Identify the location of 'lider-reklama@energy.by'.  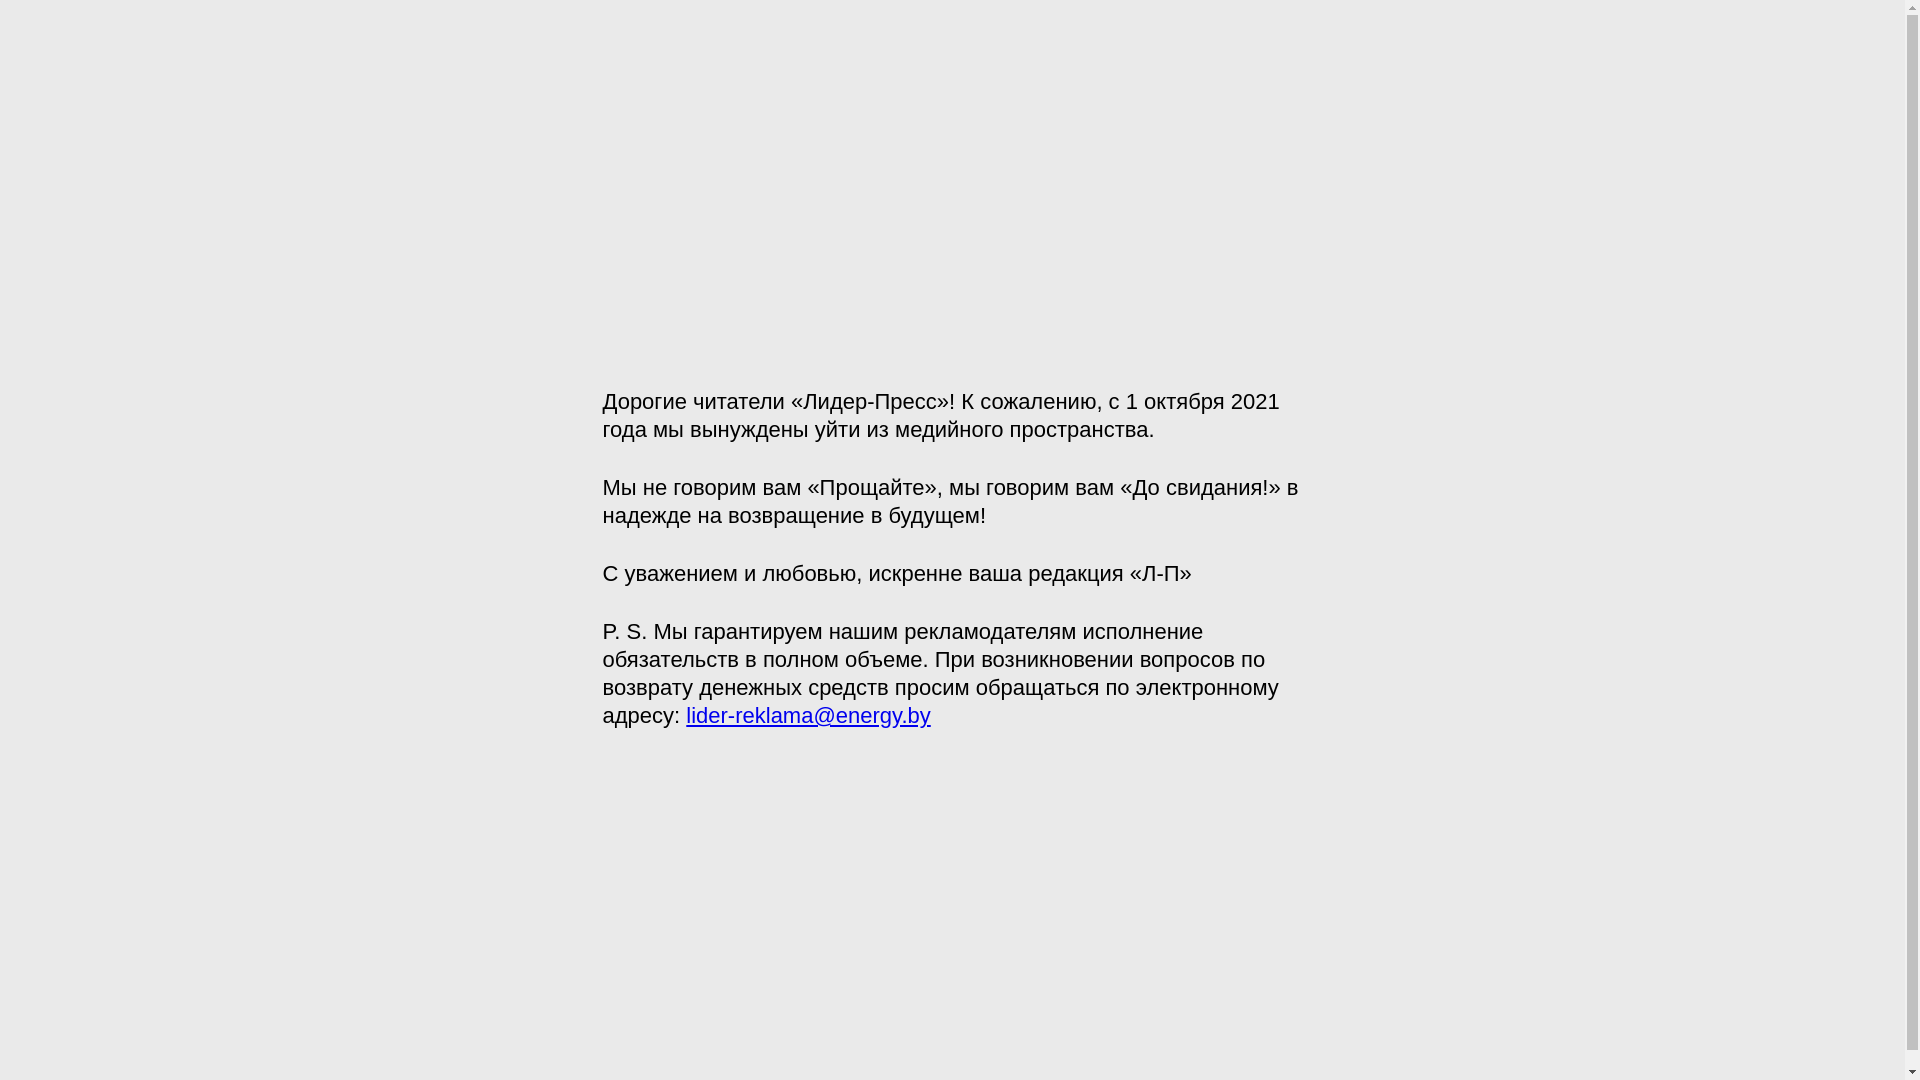
(807, 714).